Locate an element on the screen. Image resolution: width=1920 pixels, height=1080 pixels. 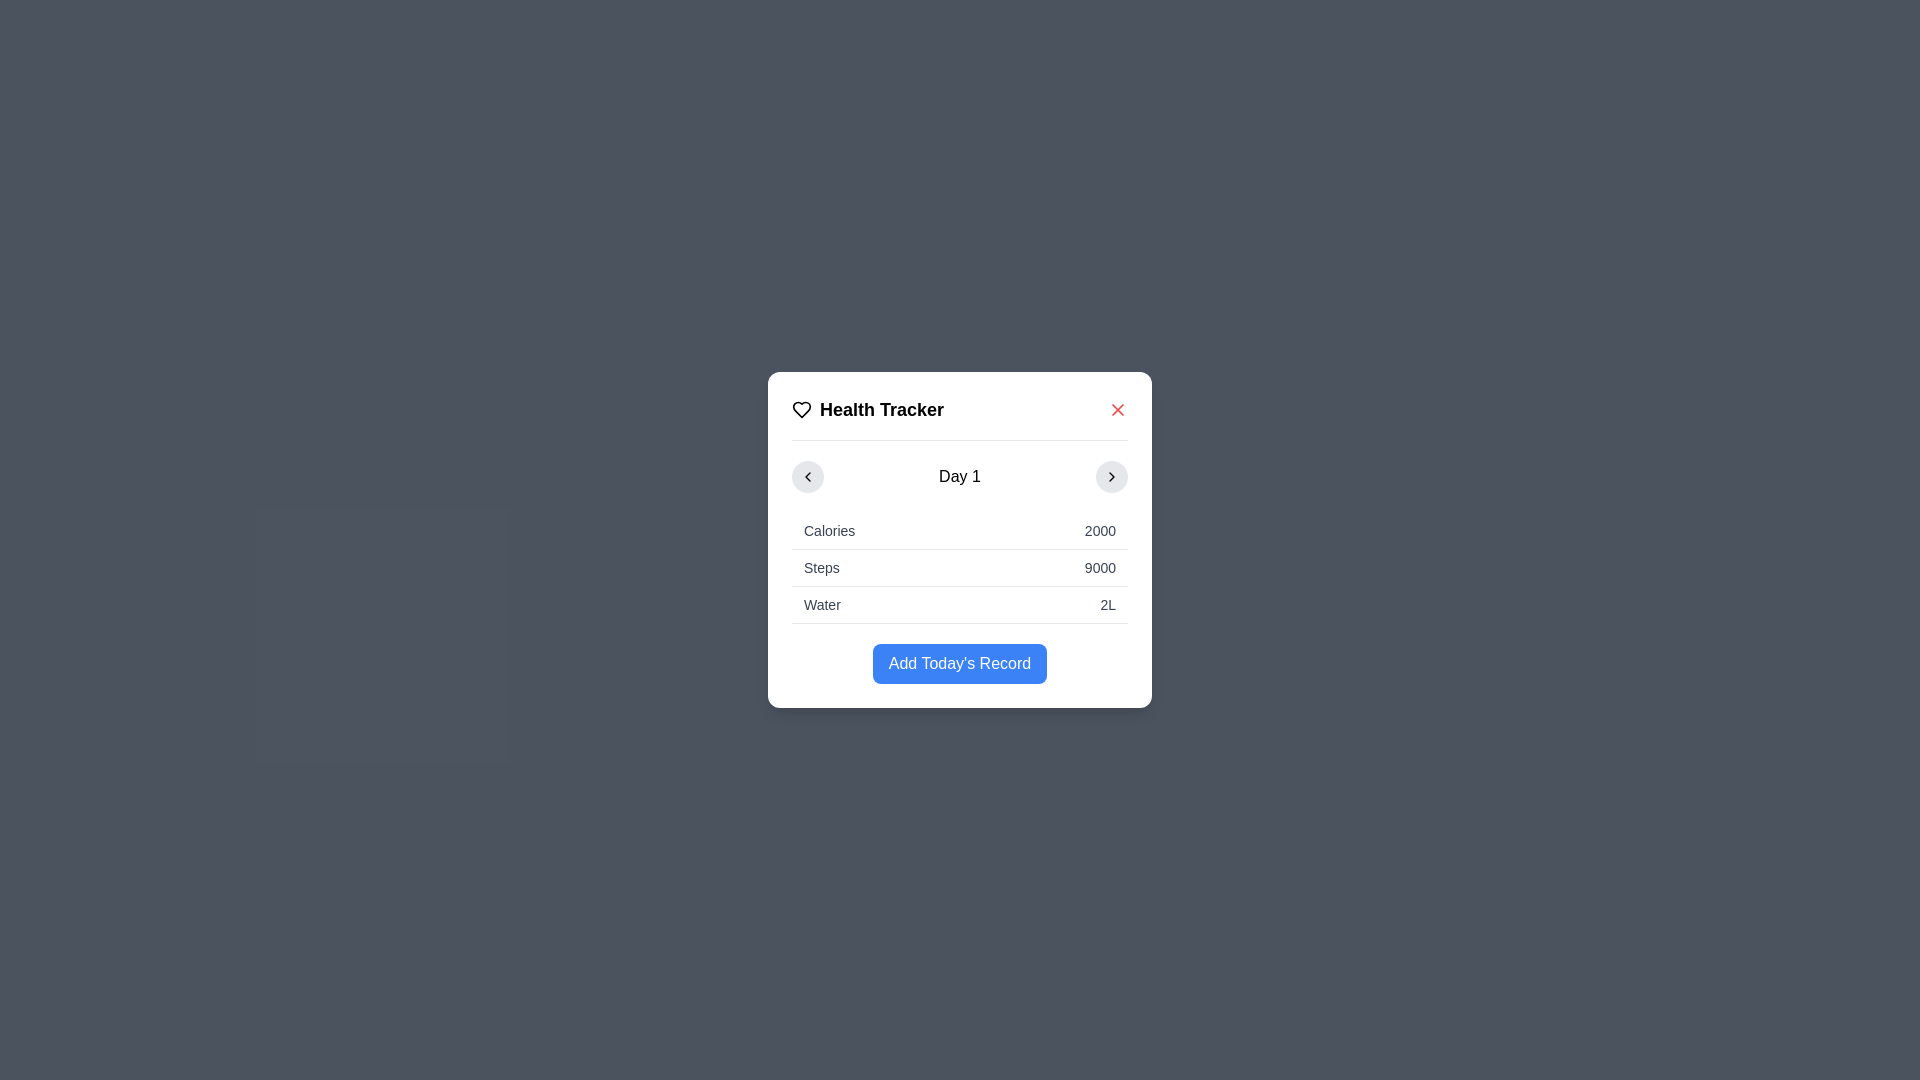
the blue button with rounded corners that reads 'Add Today's Record' located at the bottom center of the white card layout is located at coordinates (960, 663).